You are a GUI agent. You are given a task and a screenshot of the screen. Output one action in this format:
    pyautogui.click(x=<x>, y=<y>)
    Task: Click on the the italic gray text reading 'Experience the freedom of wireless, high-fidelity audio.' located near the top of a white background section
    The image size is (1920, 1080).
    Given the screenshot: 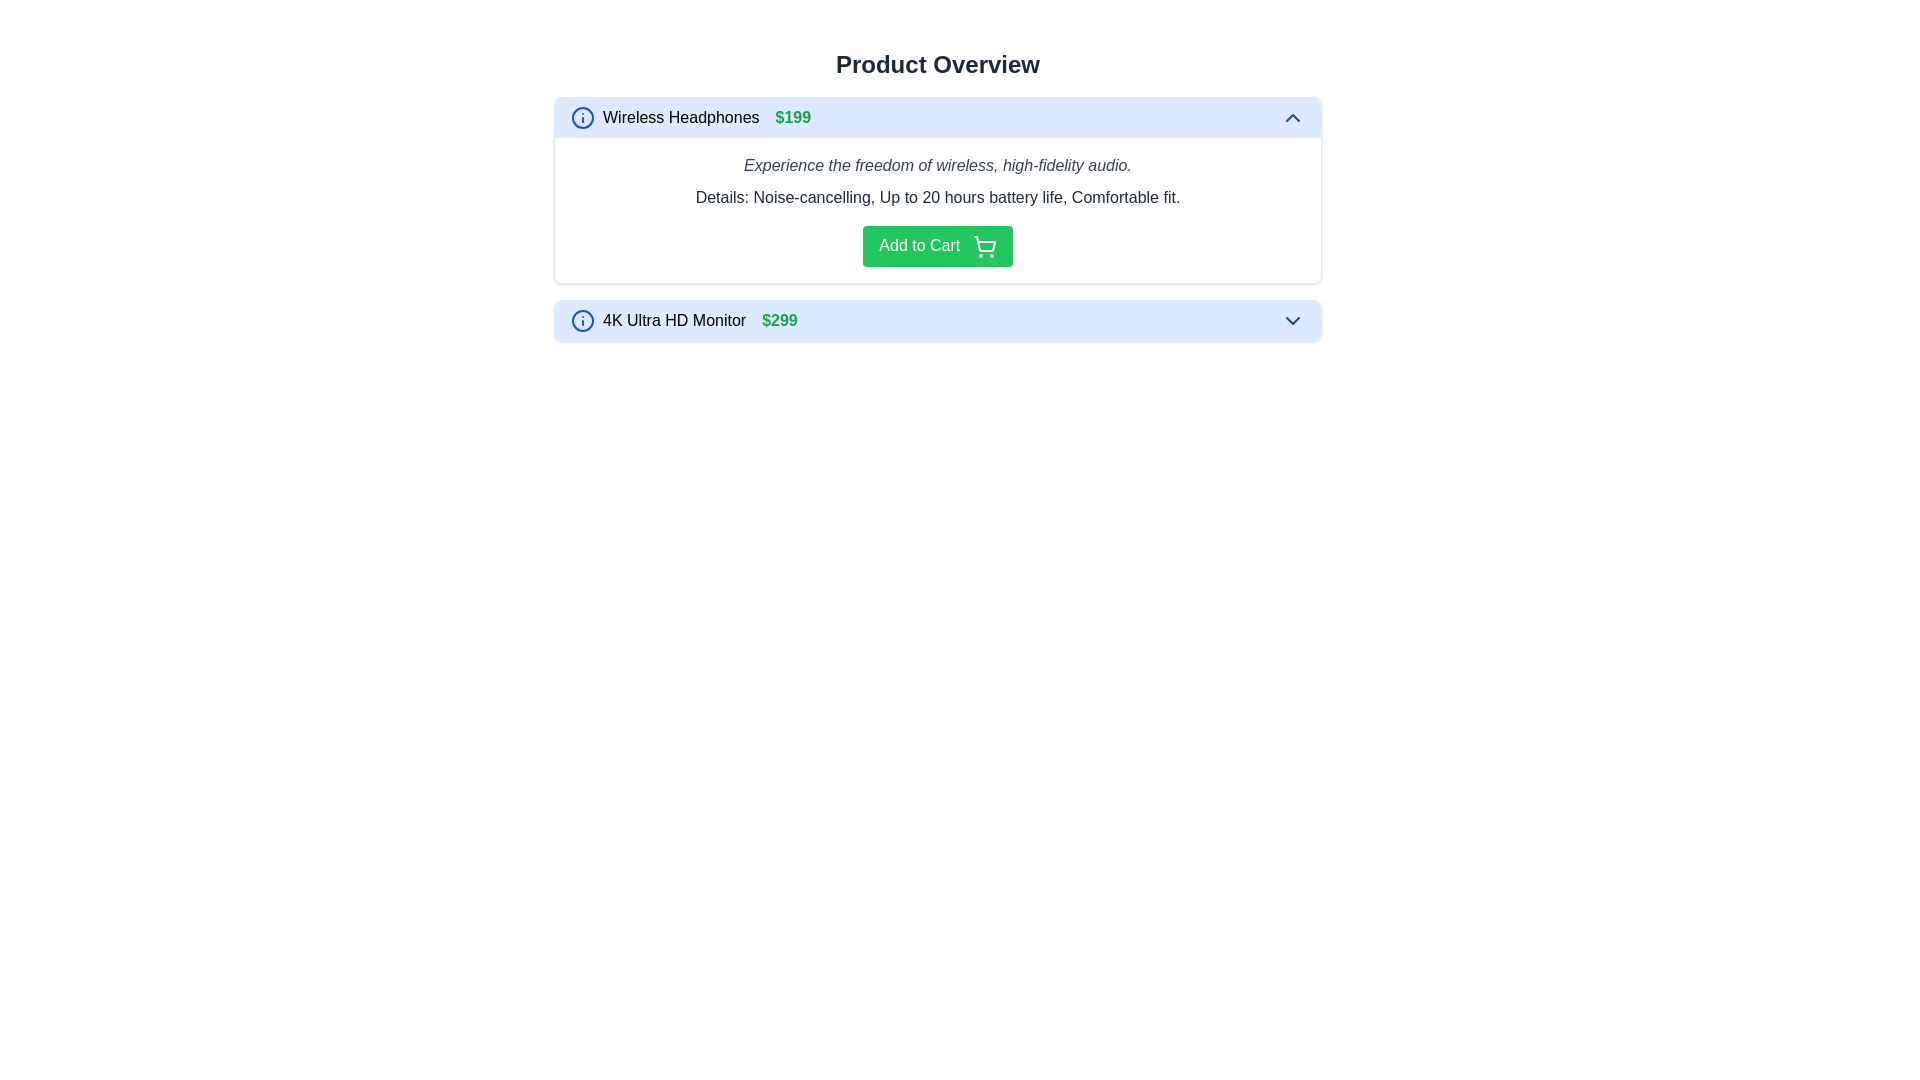 What is the action you would take?
    pyautogui.click(x=936, y=164)
    